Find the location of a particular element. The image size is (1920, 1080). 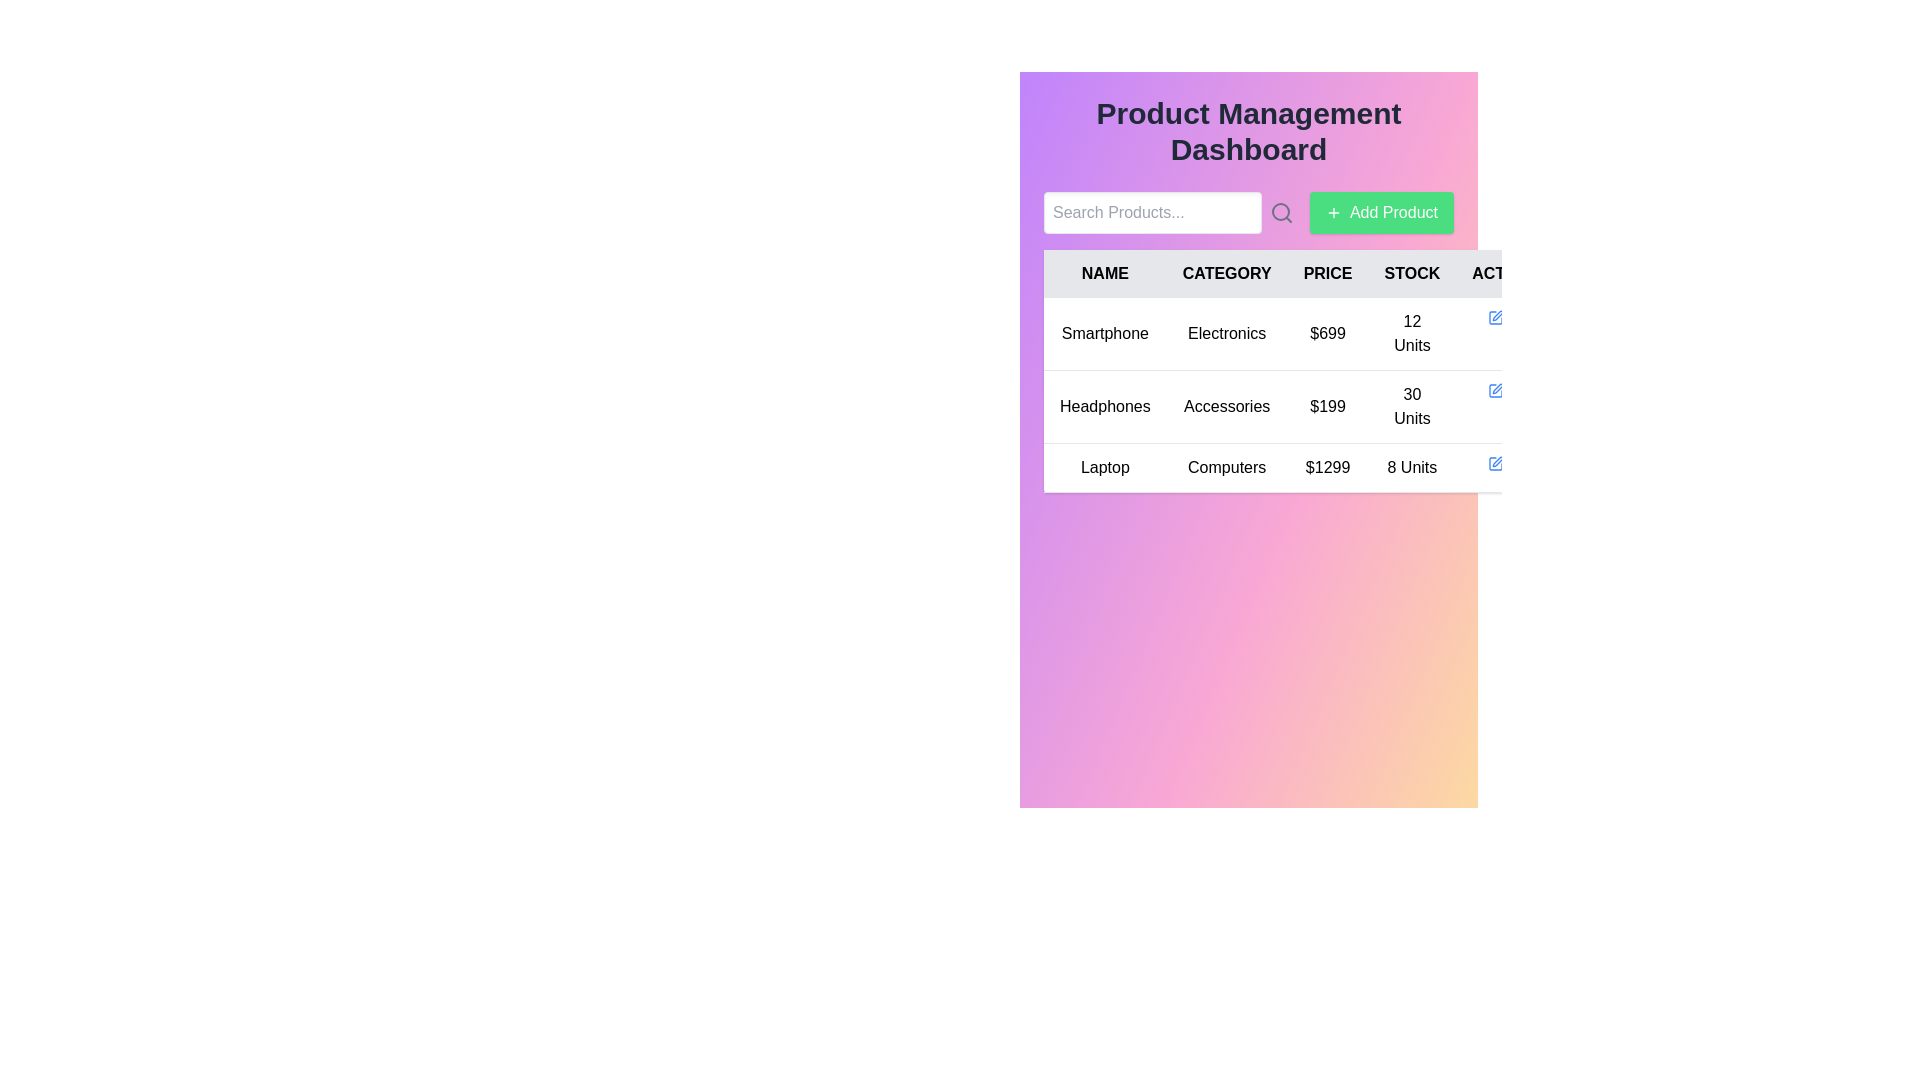

the Table Header which consists of uppercase text labels 'Name', 'Category', 'Price', 'Stock', and 'Actions' against a light gray background located at the top of the table is located at coordinates (1302, 273).